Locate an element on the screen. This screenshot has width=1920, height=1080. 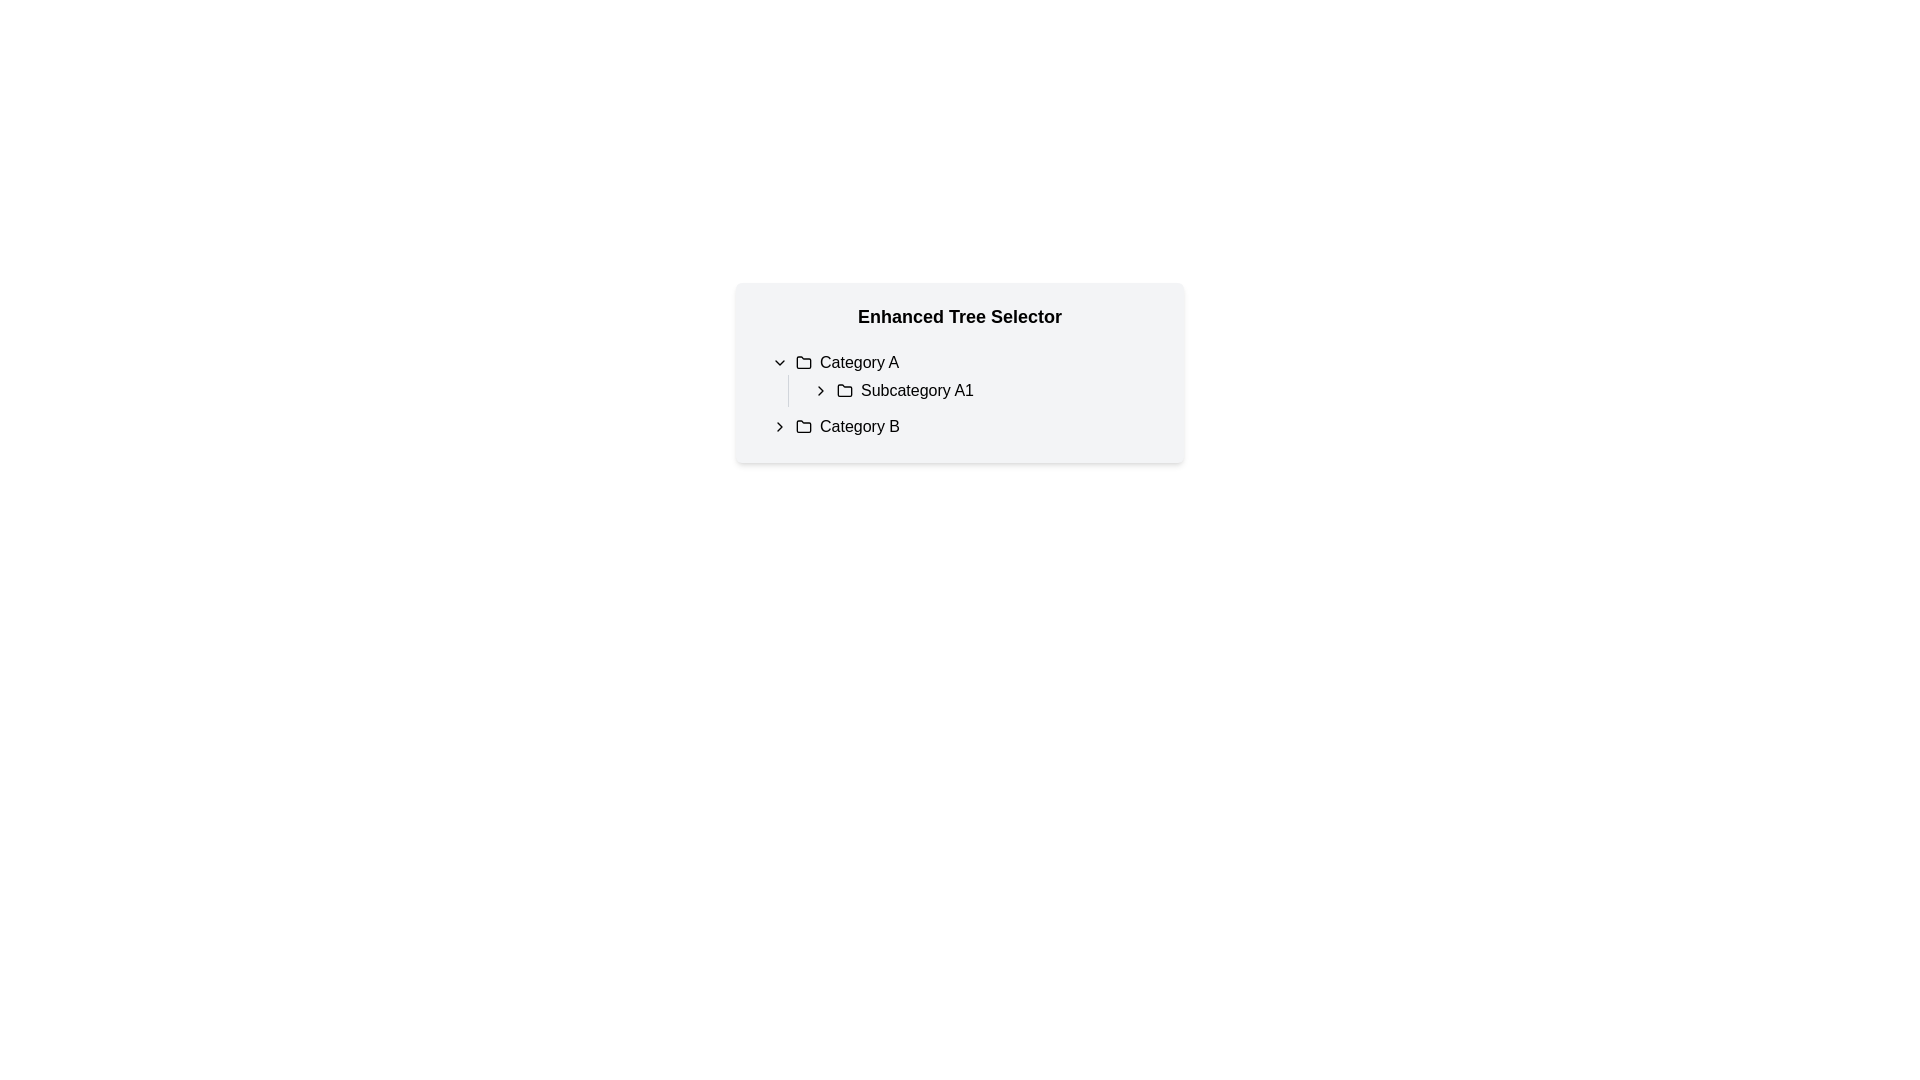
the folder icon representing 'Subcategory A1' in the tree structure, located next to the label 'Subcategory A1' is located at coordinates (844, 389).